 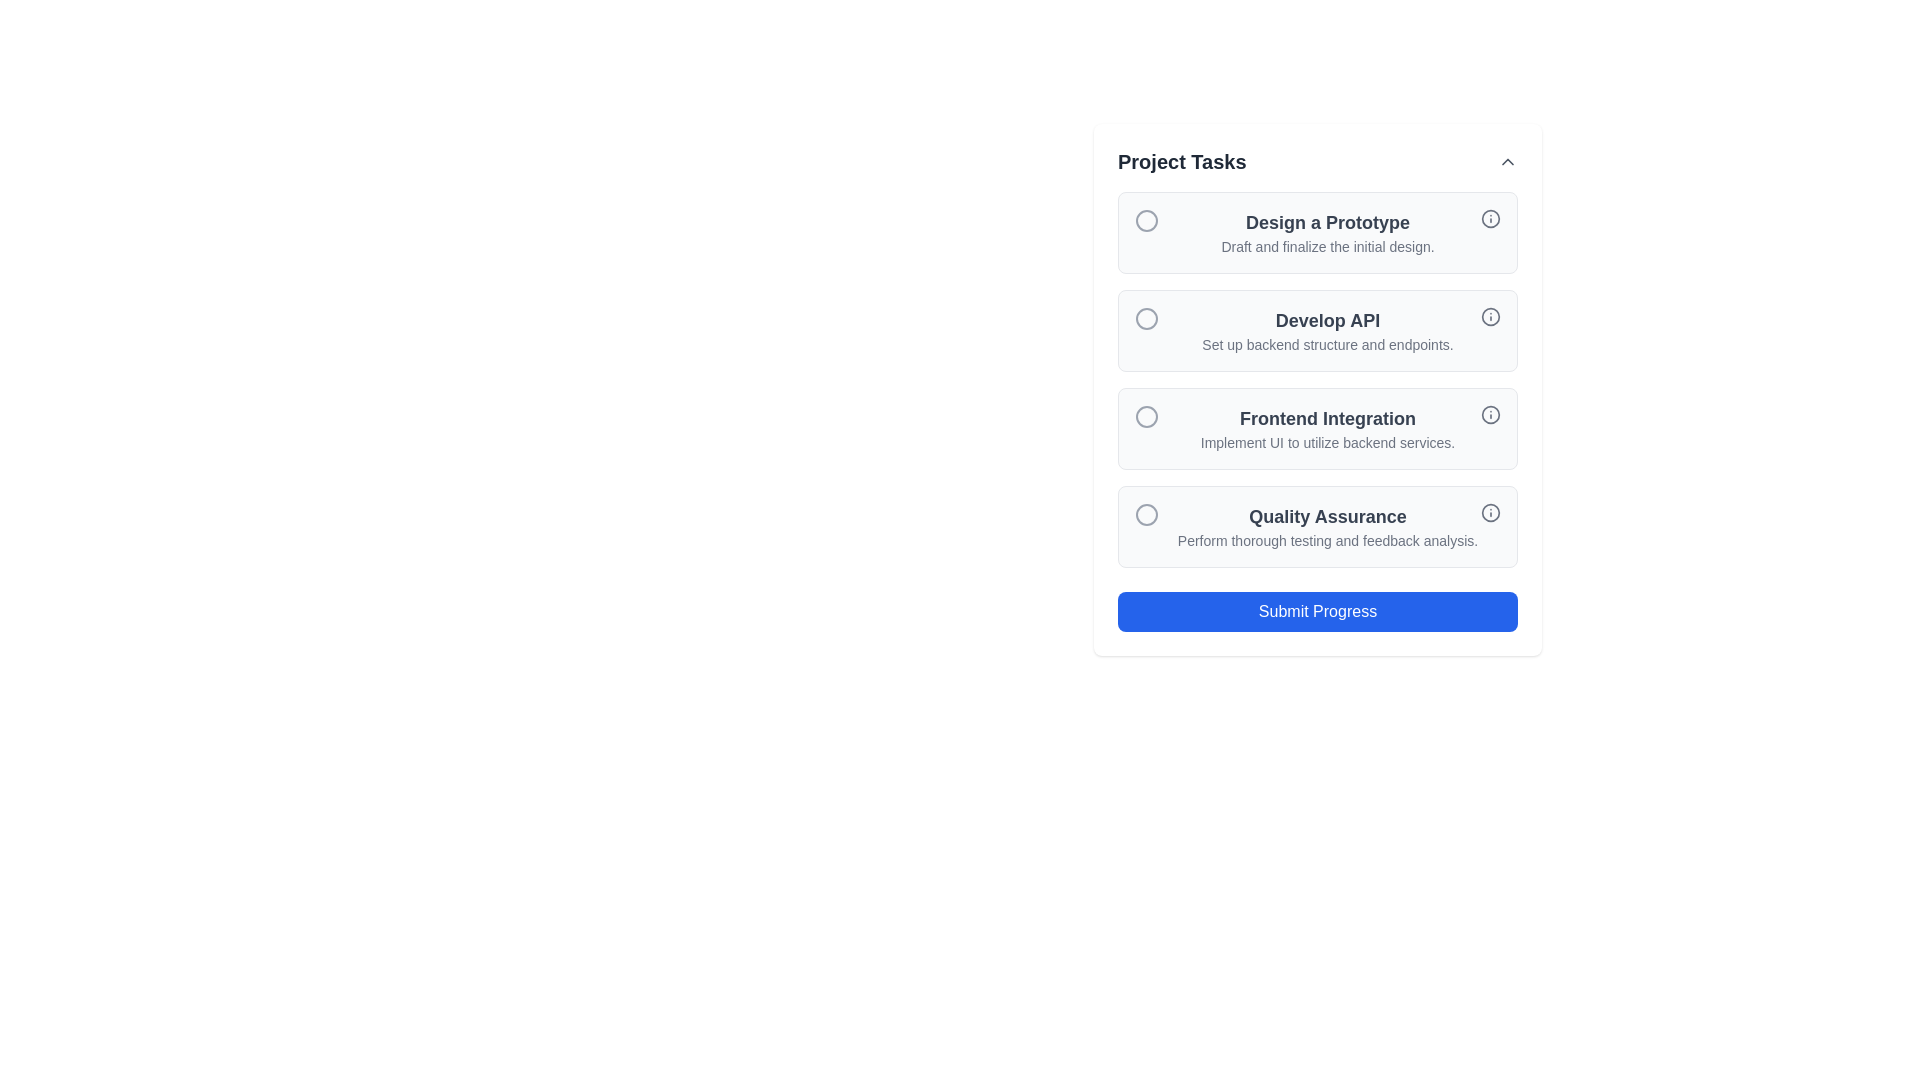 I want to click on the text label that reads 'Design a Prototype', which is styled in bold and large size, located in the 'Project Tasks' section as the main heading of the first task item, so click(x=1328, y=223).